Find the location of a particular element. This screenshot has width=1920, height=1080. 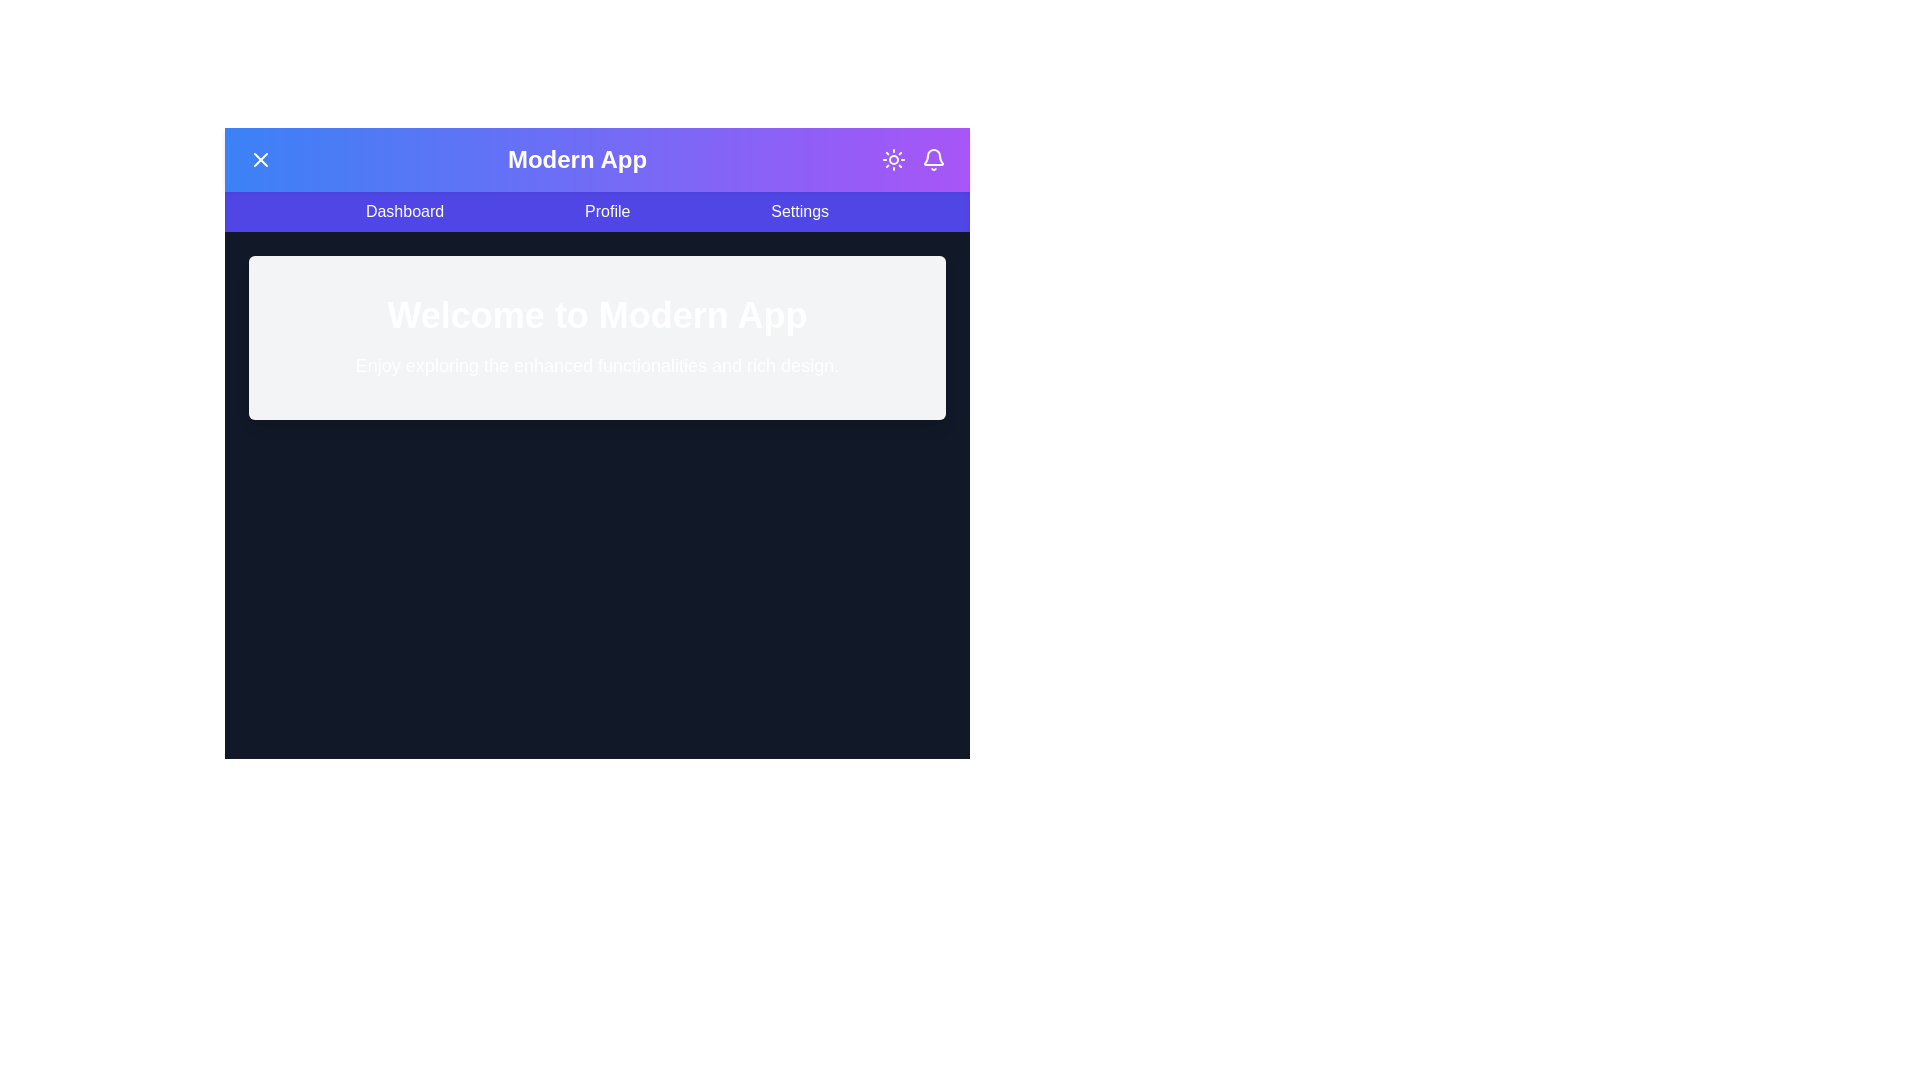

the Dashboard navigation link is located at coordinates (403, 212).